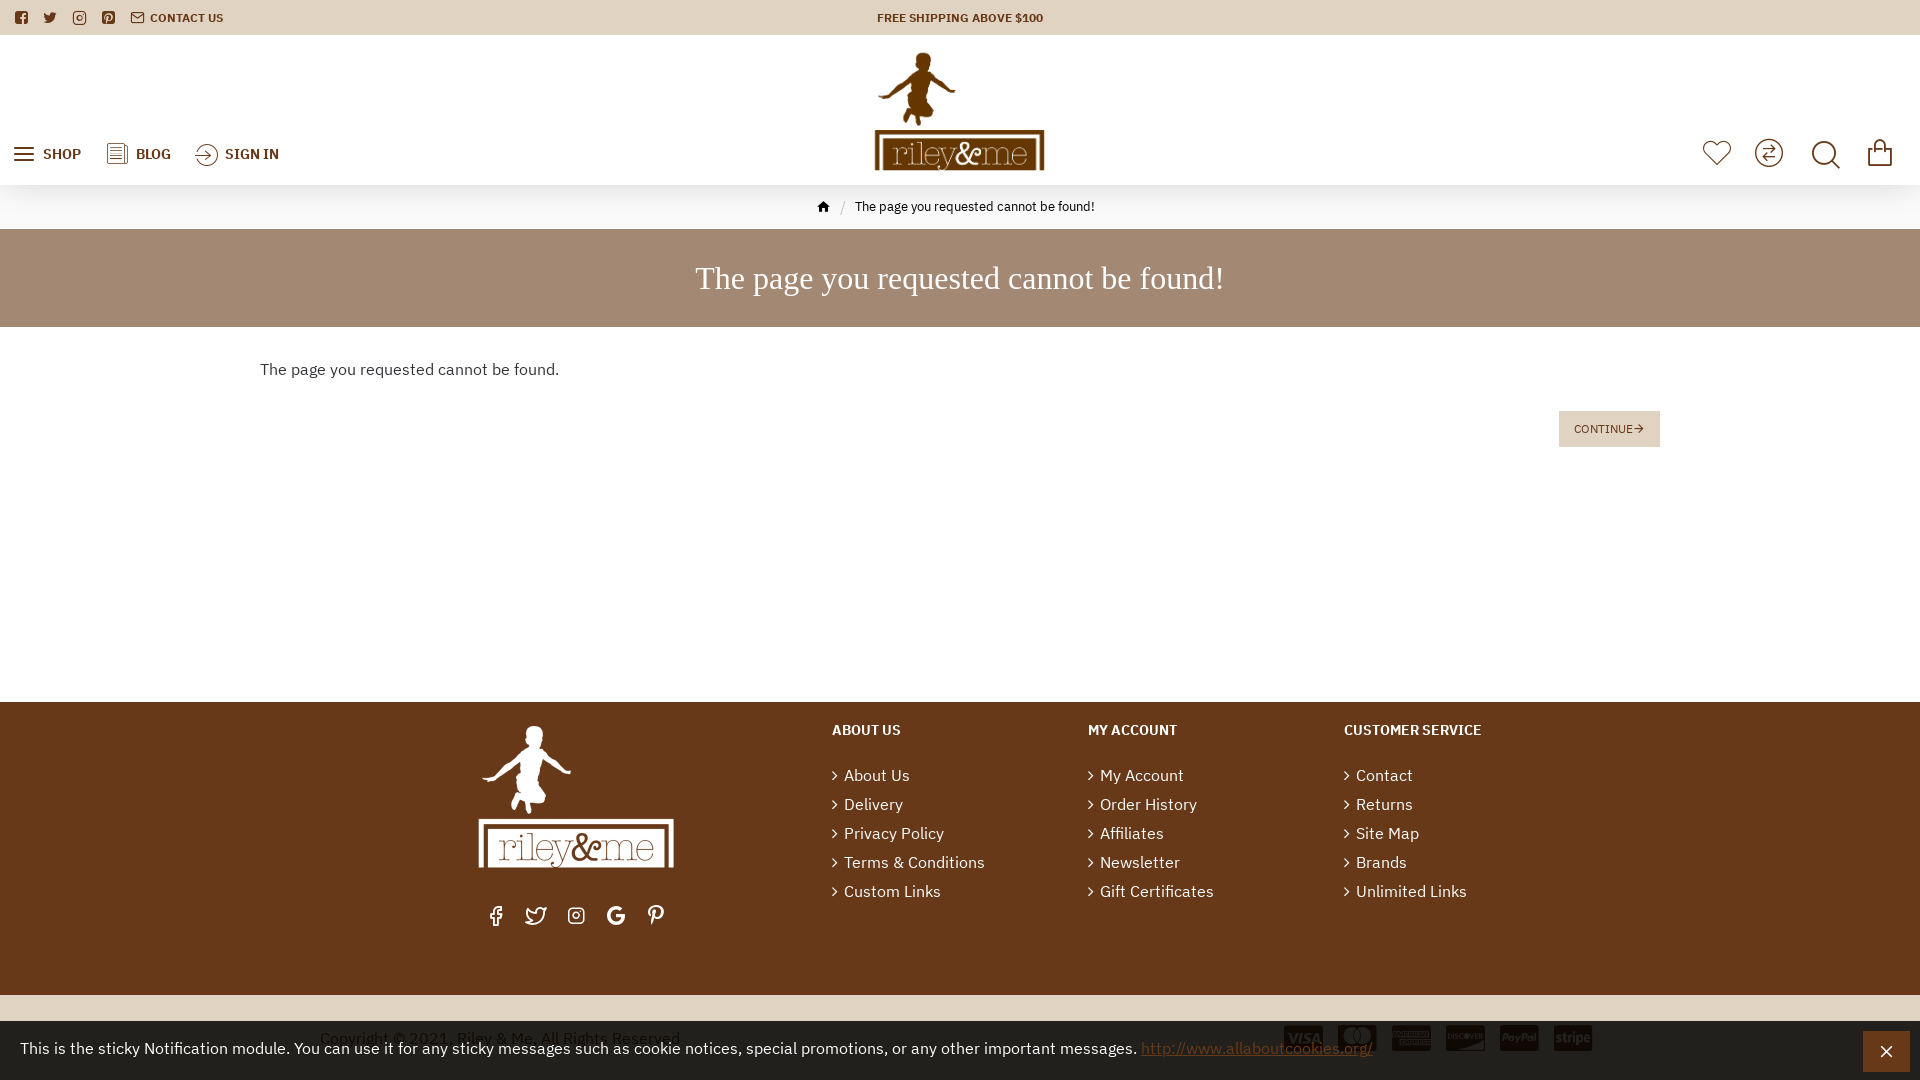 The image size is (1920, 1080). Describe the element at coordinates (831, 892) in the screenshot. I see `'Custom Links'` at that location.